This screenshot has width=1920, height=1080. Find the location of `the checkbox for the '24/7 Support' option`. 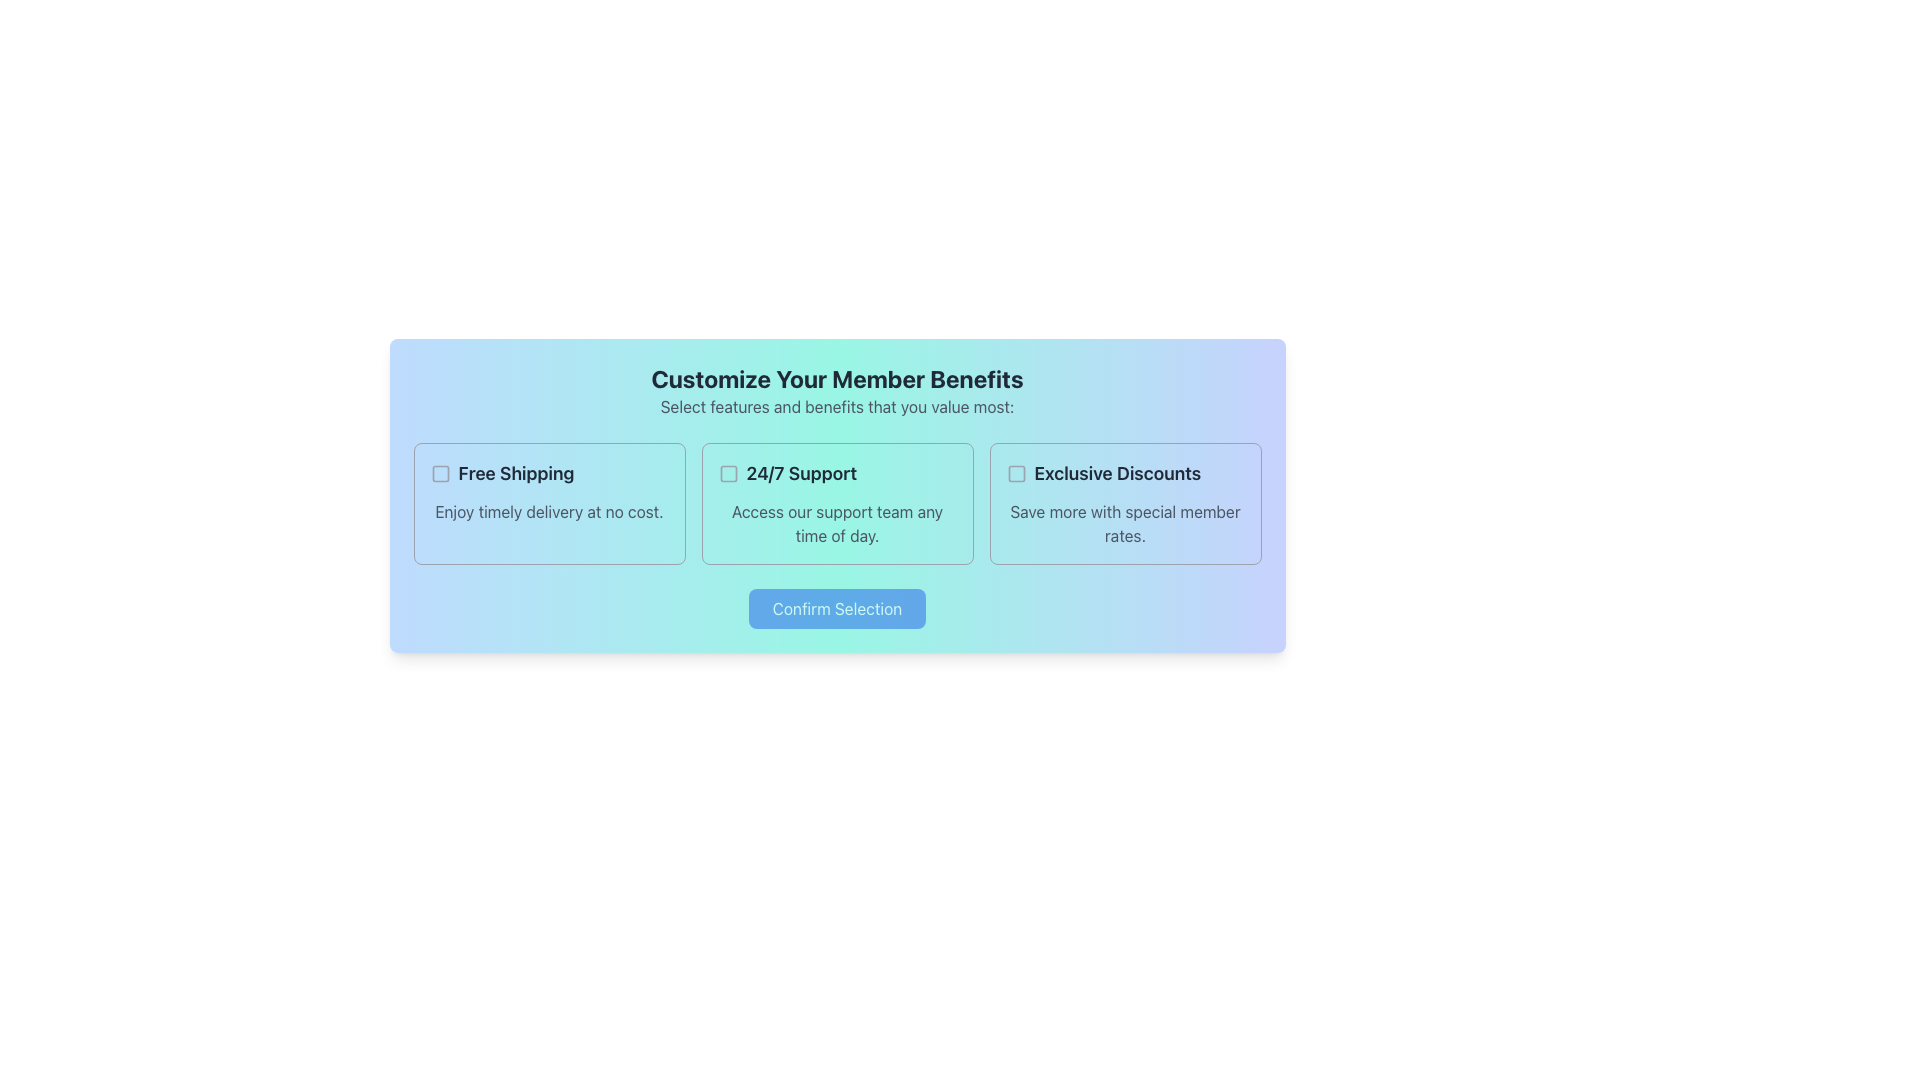

the checkbox for the '24/7 Support' option is located at coordinates (727, 474).